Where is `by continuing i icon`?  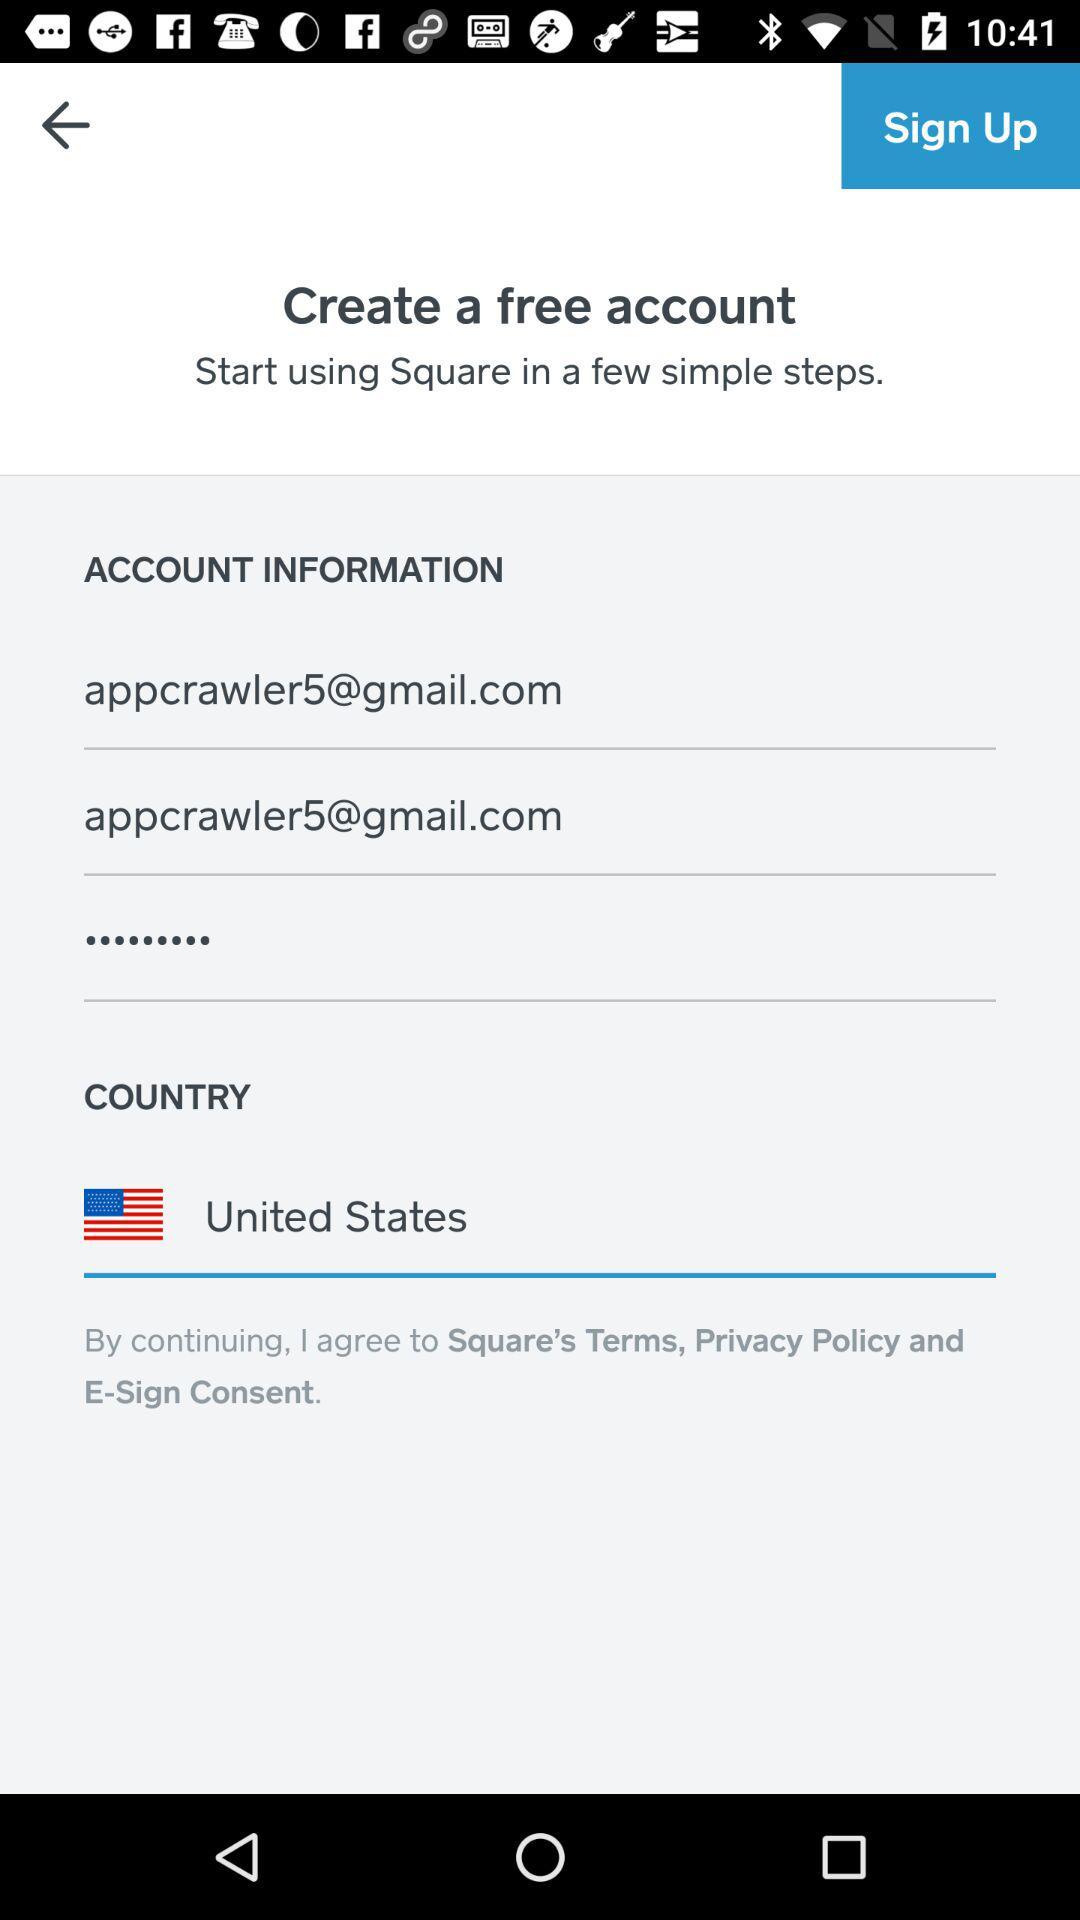 by continuing i icon is located at coordinates (523, 1363).